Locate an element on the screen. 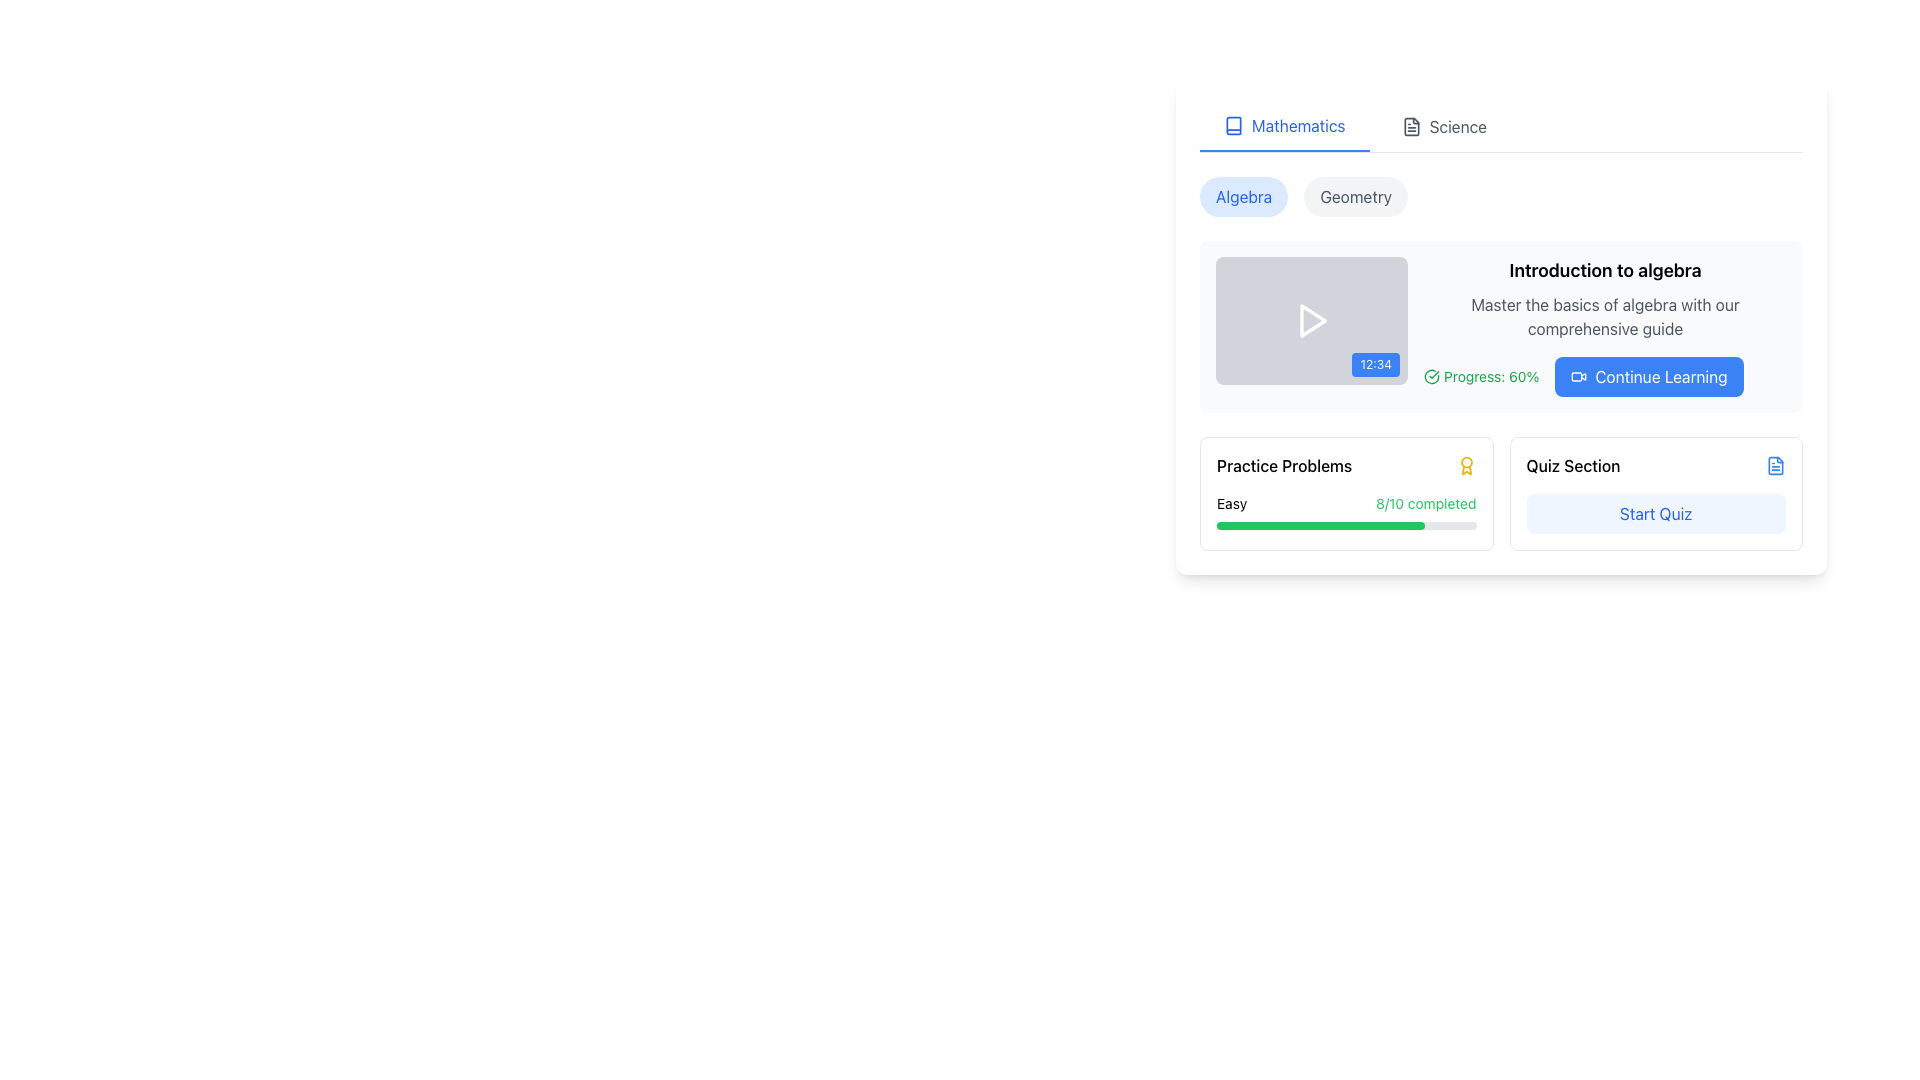 This screenshot has width=1920, height=1080. progress percentage displayed in the informational label with an icon, located to the left of the 'Continue Learning' button is located at coordinates (1481, 377).